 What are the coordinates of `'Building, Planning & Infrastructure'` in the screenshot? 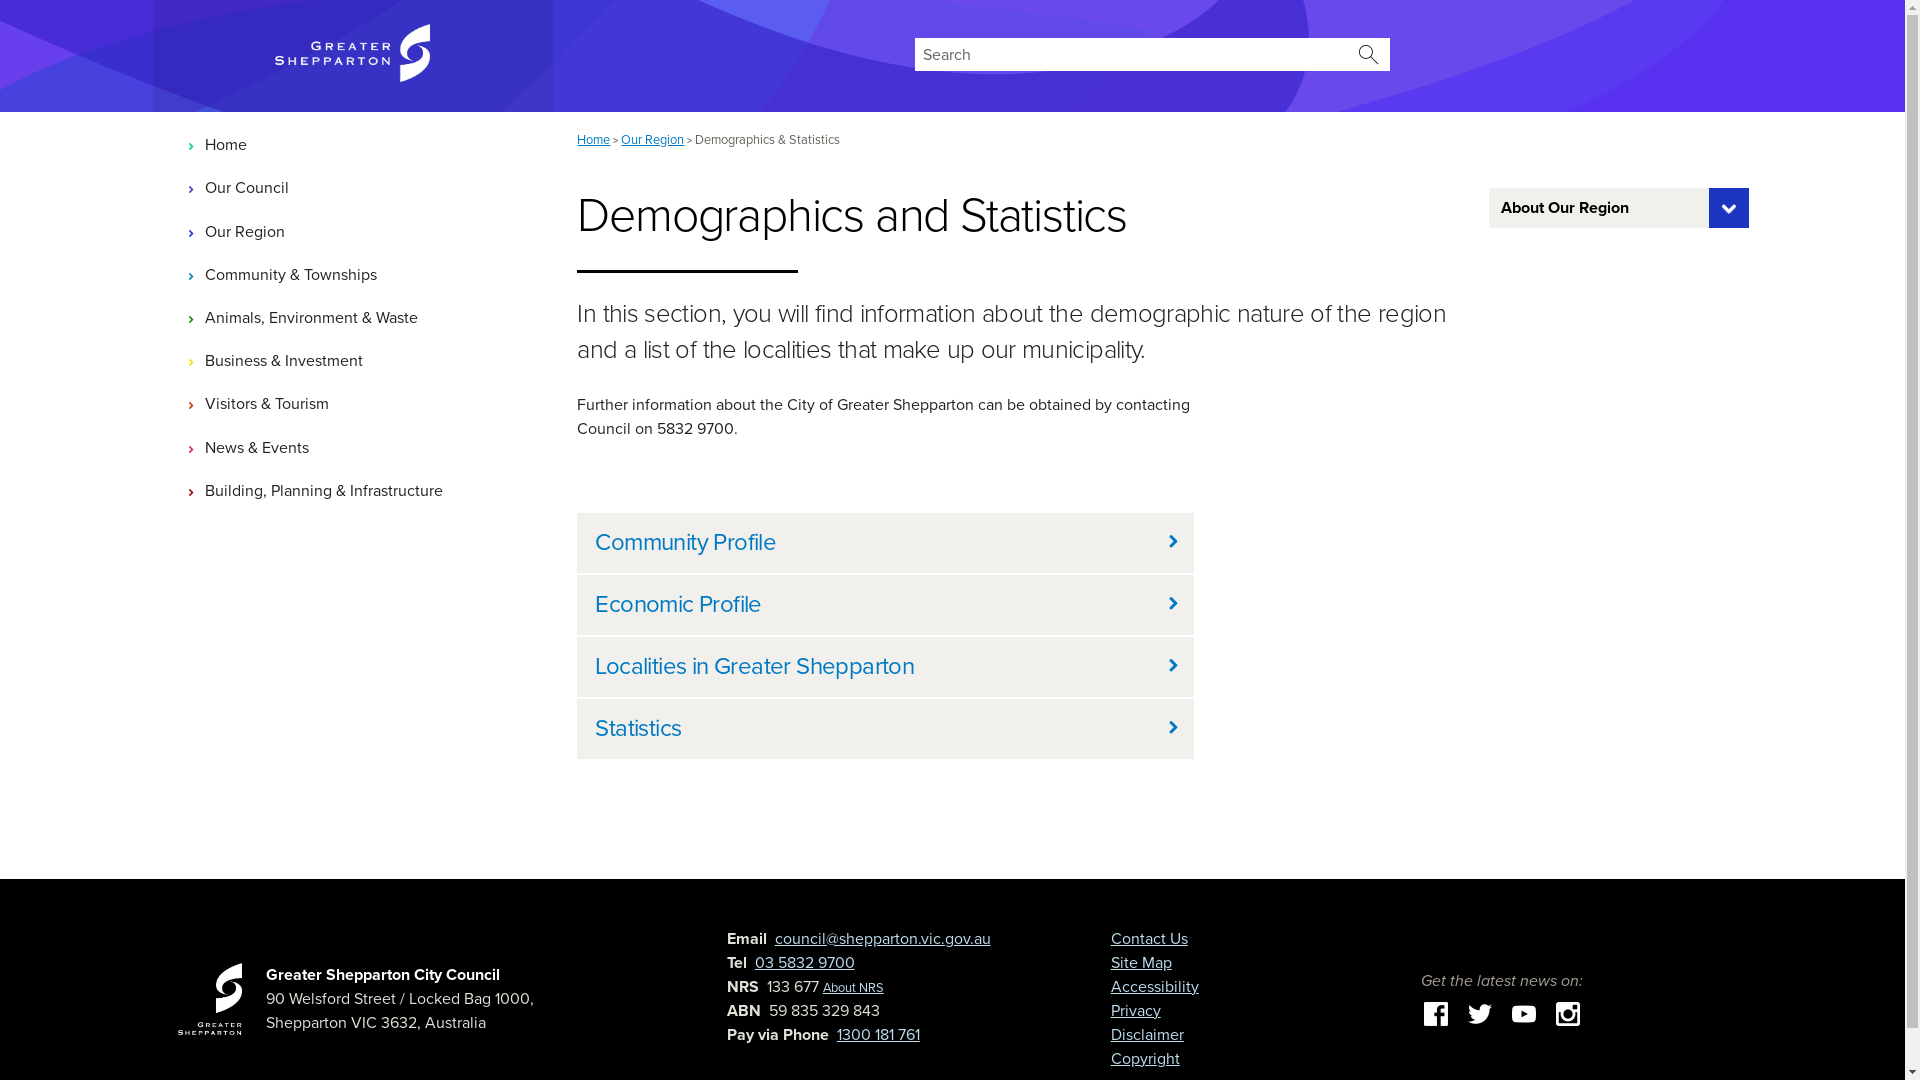 It's located at (353, 490).